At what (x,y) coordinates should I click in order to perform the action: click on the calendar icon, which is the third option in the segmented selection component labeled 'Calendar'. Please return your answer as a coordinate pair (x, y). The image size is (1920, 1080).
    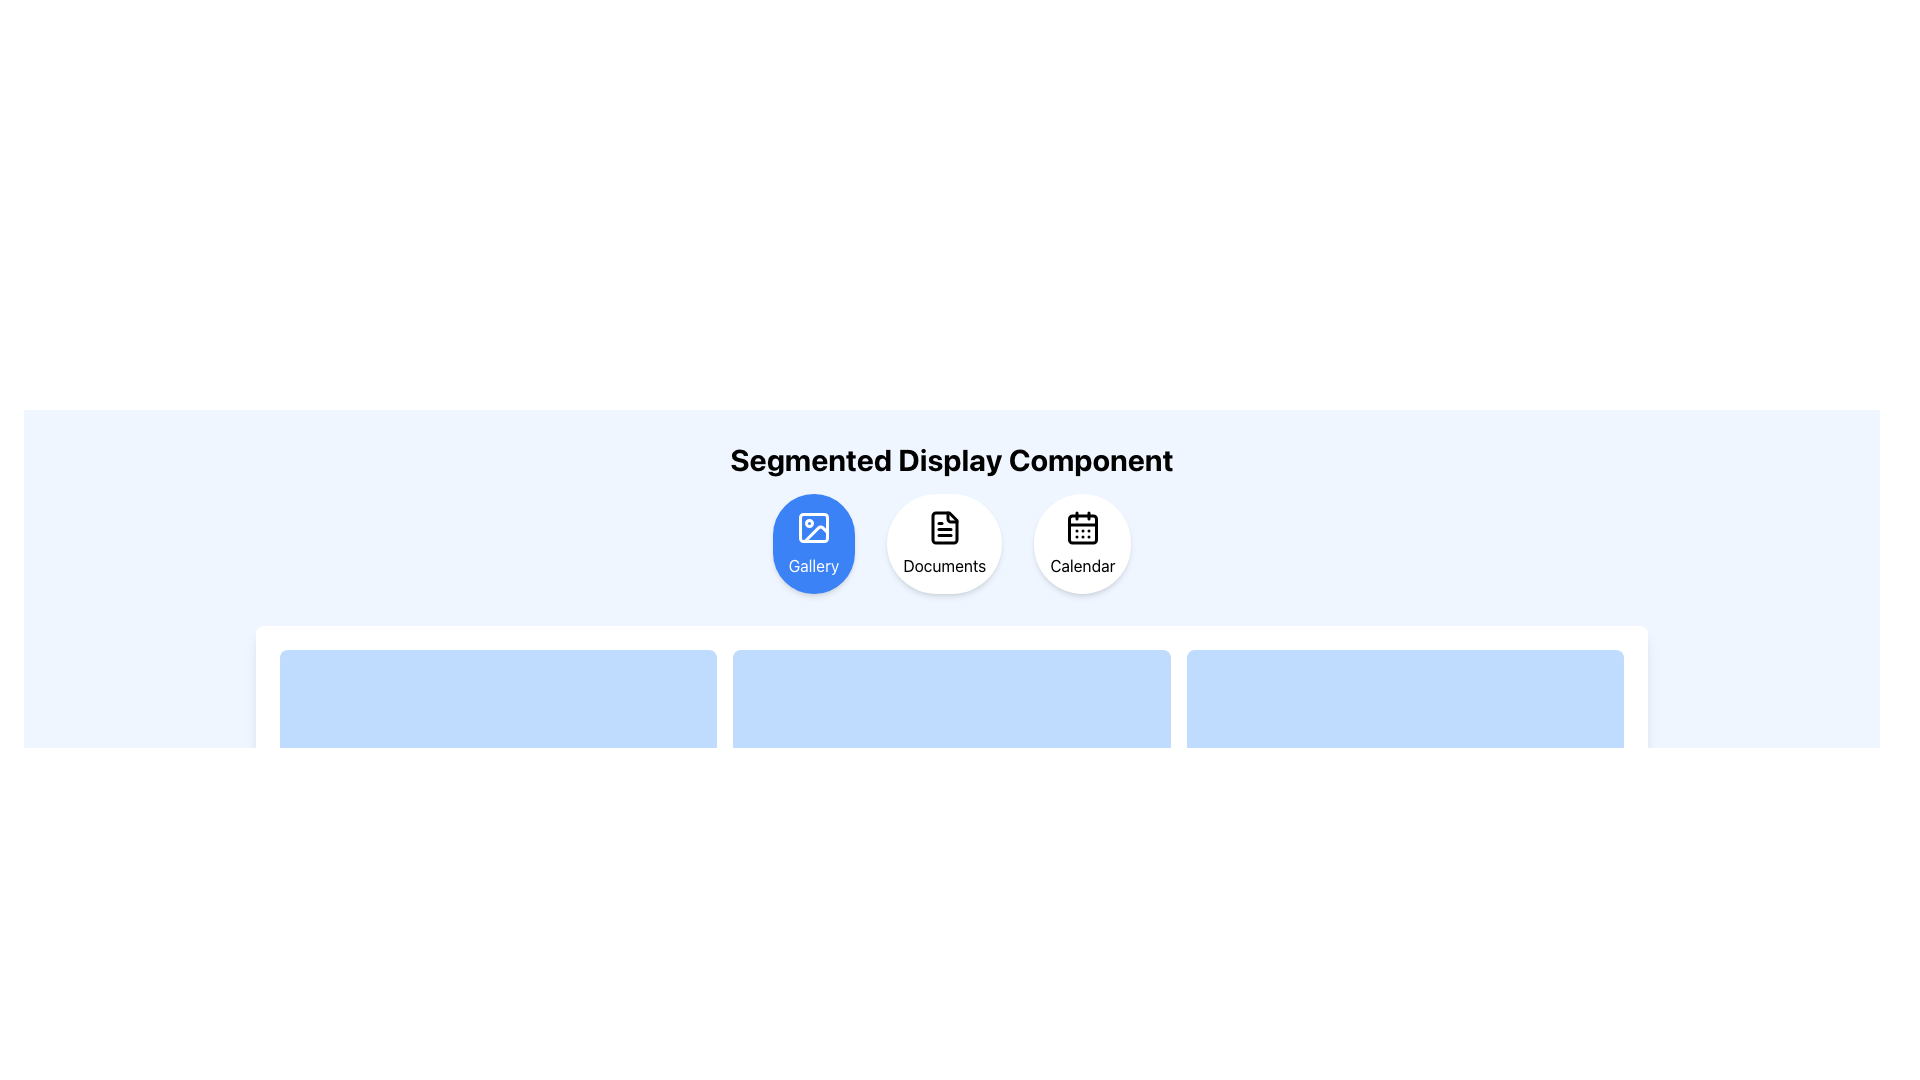
    Looking at the image, I should click on (1081, 527).